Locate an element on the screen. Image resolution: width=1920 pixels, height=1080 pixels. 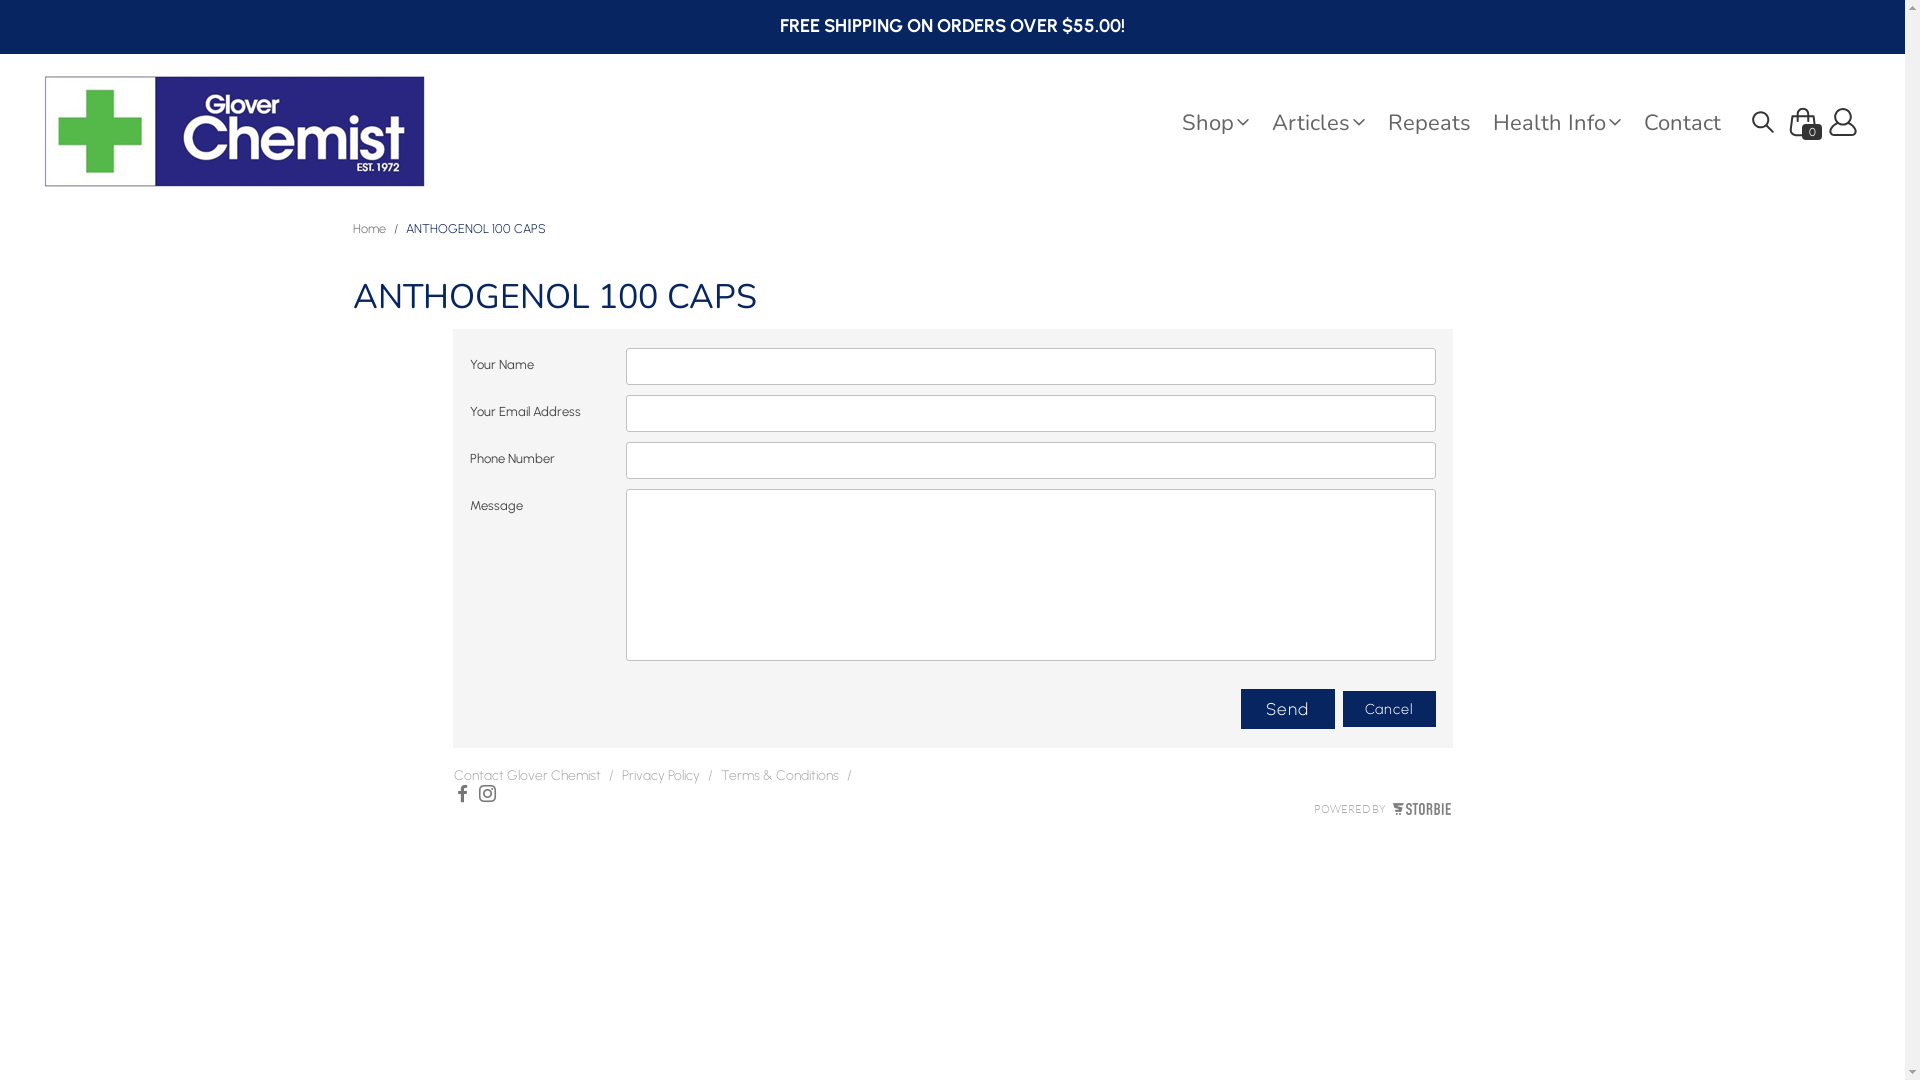
'Health Info' is located at coordinates (1567, 123).